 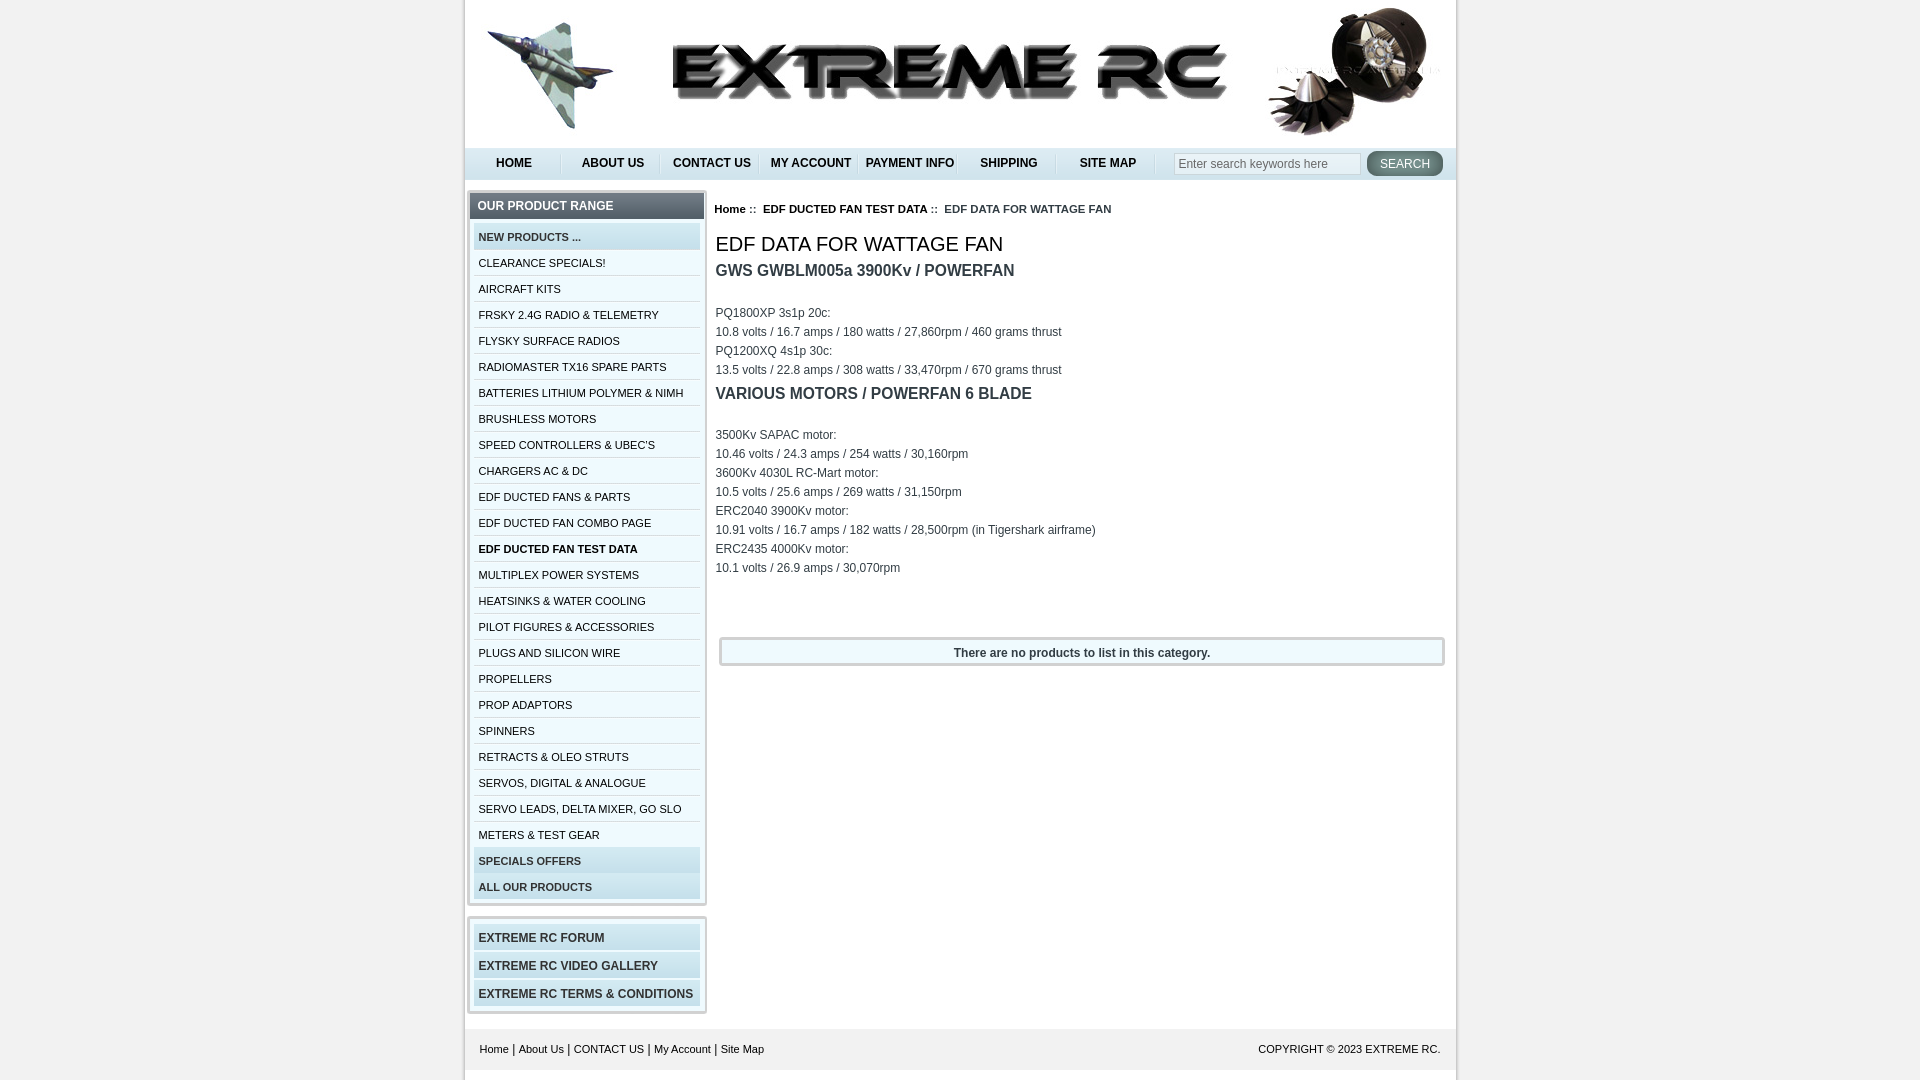 I want to click on 'PILOT FIGURES & ACCESSORIES', so click(x=585, y=624).